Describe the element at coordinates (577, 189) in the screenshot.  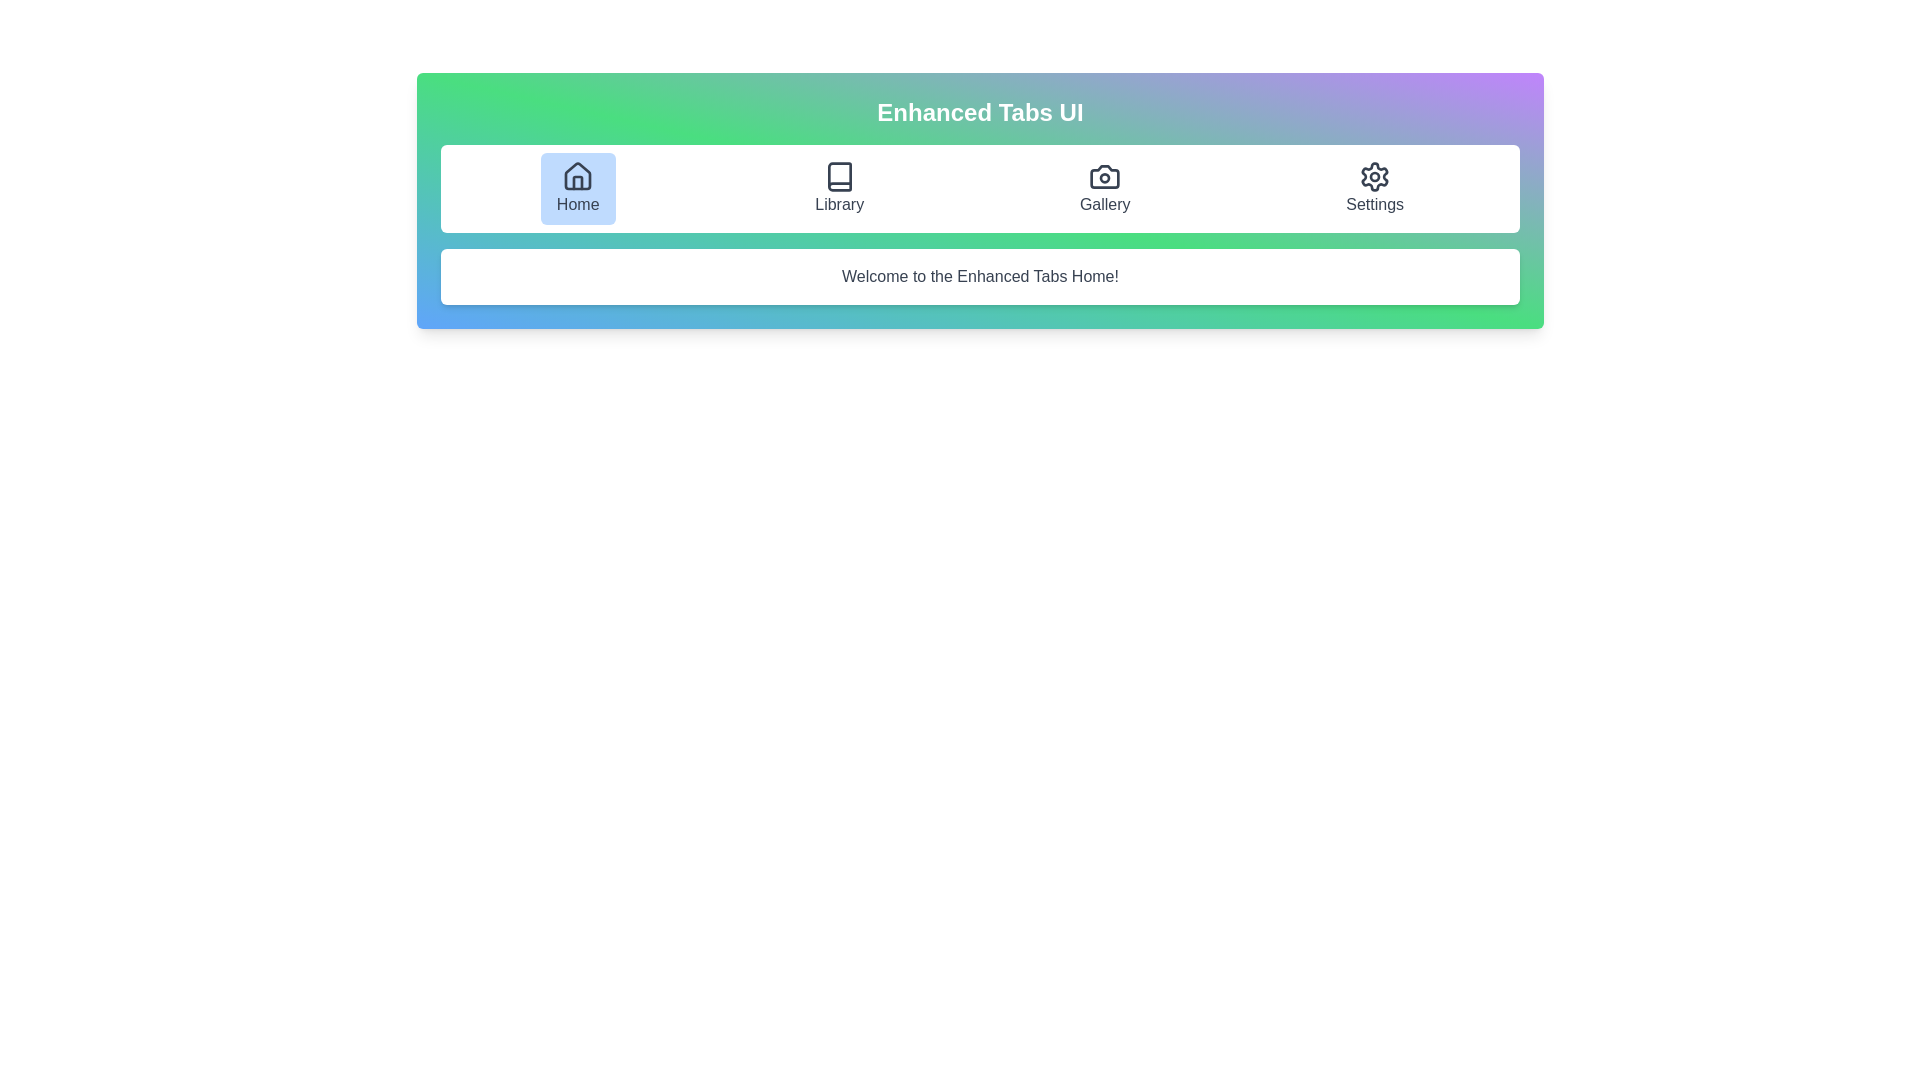
I see `the tab labeled Home` at that location.